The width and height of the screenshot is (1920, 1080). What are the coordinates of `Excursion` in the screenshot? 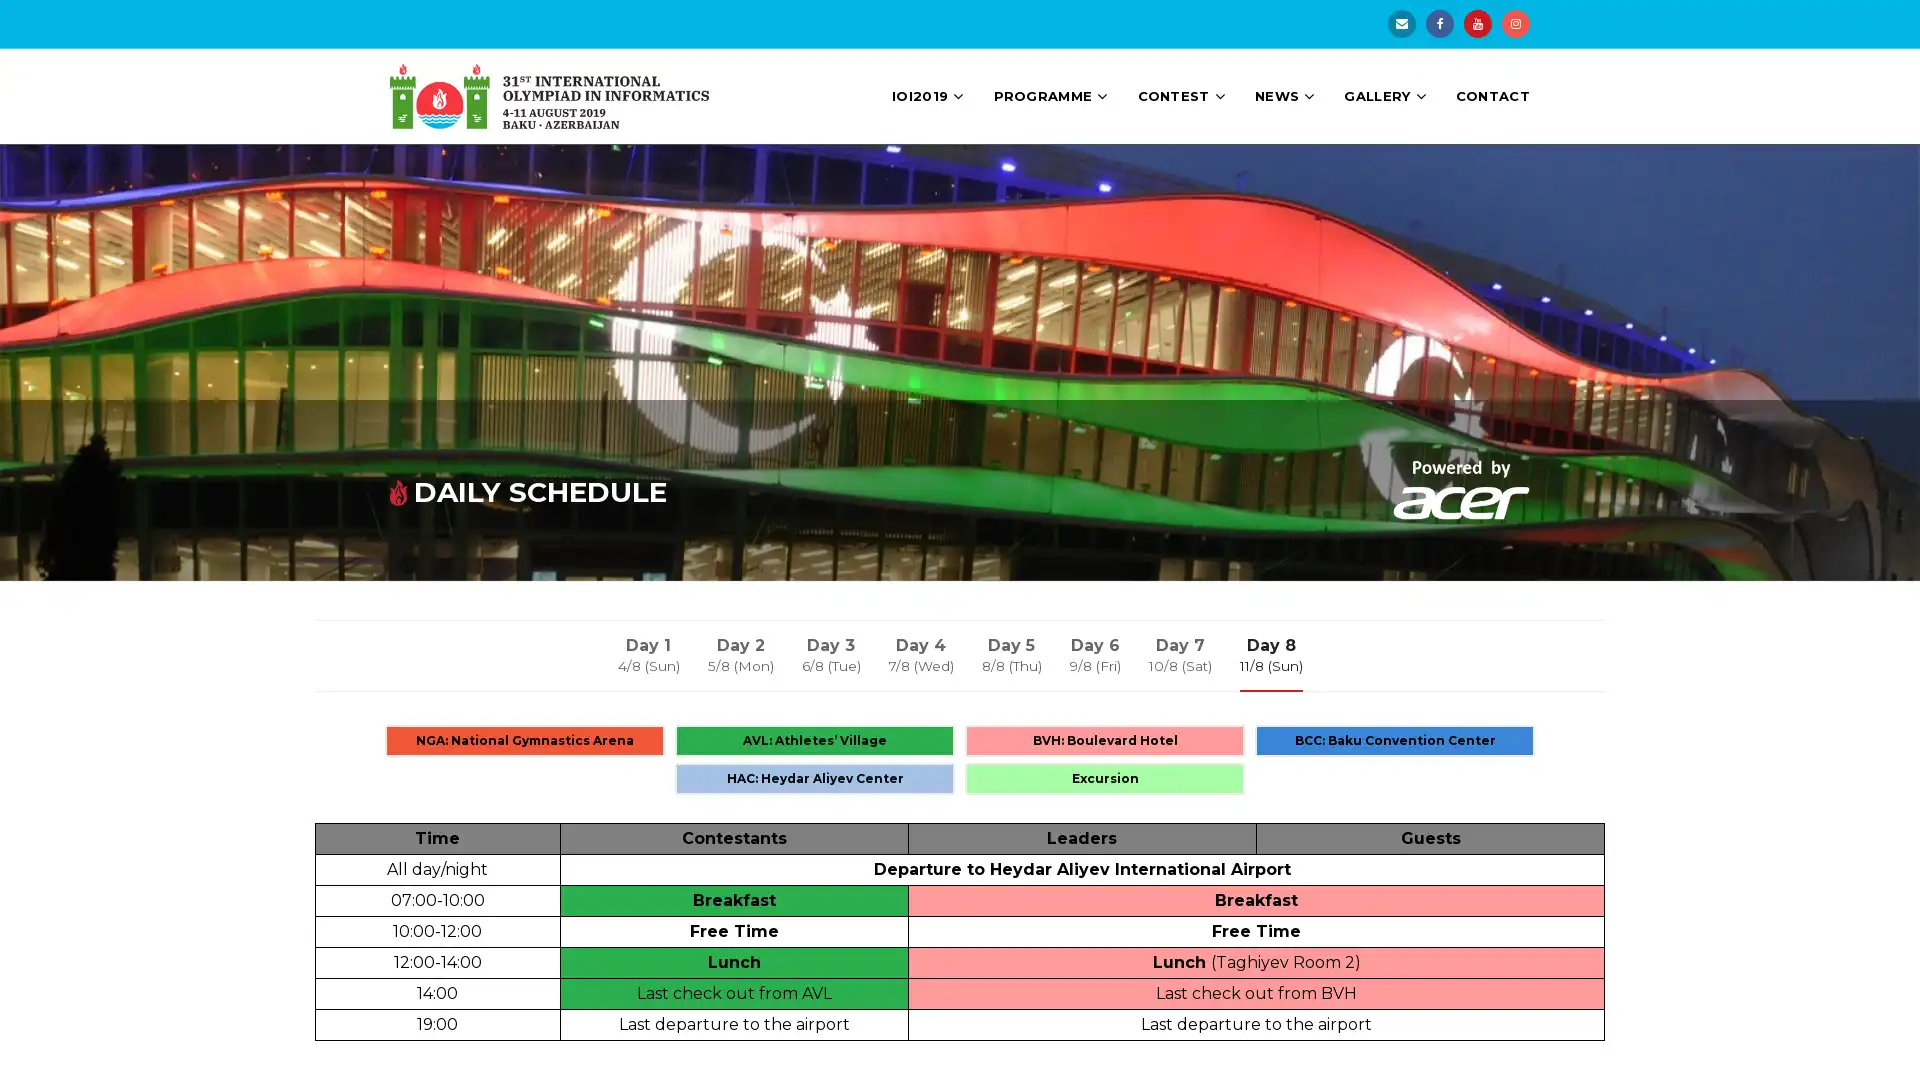 It's located at (1103, 778).